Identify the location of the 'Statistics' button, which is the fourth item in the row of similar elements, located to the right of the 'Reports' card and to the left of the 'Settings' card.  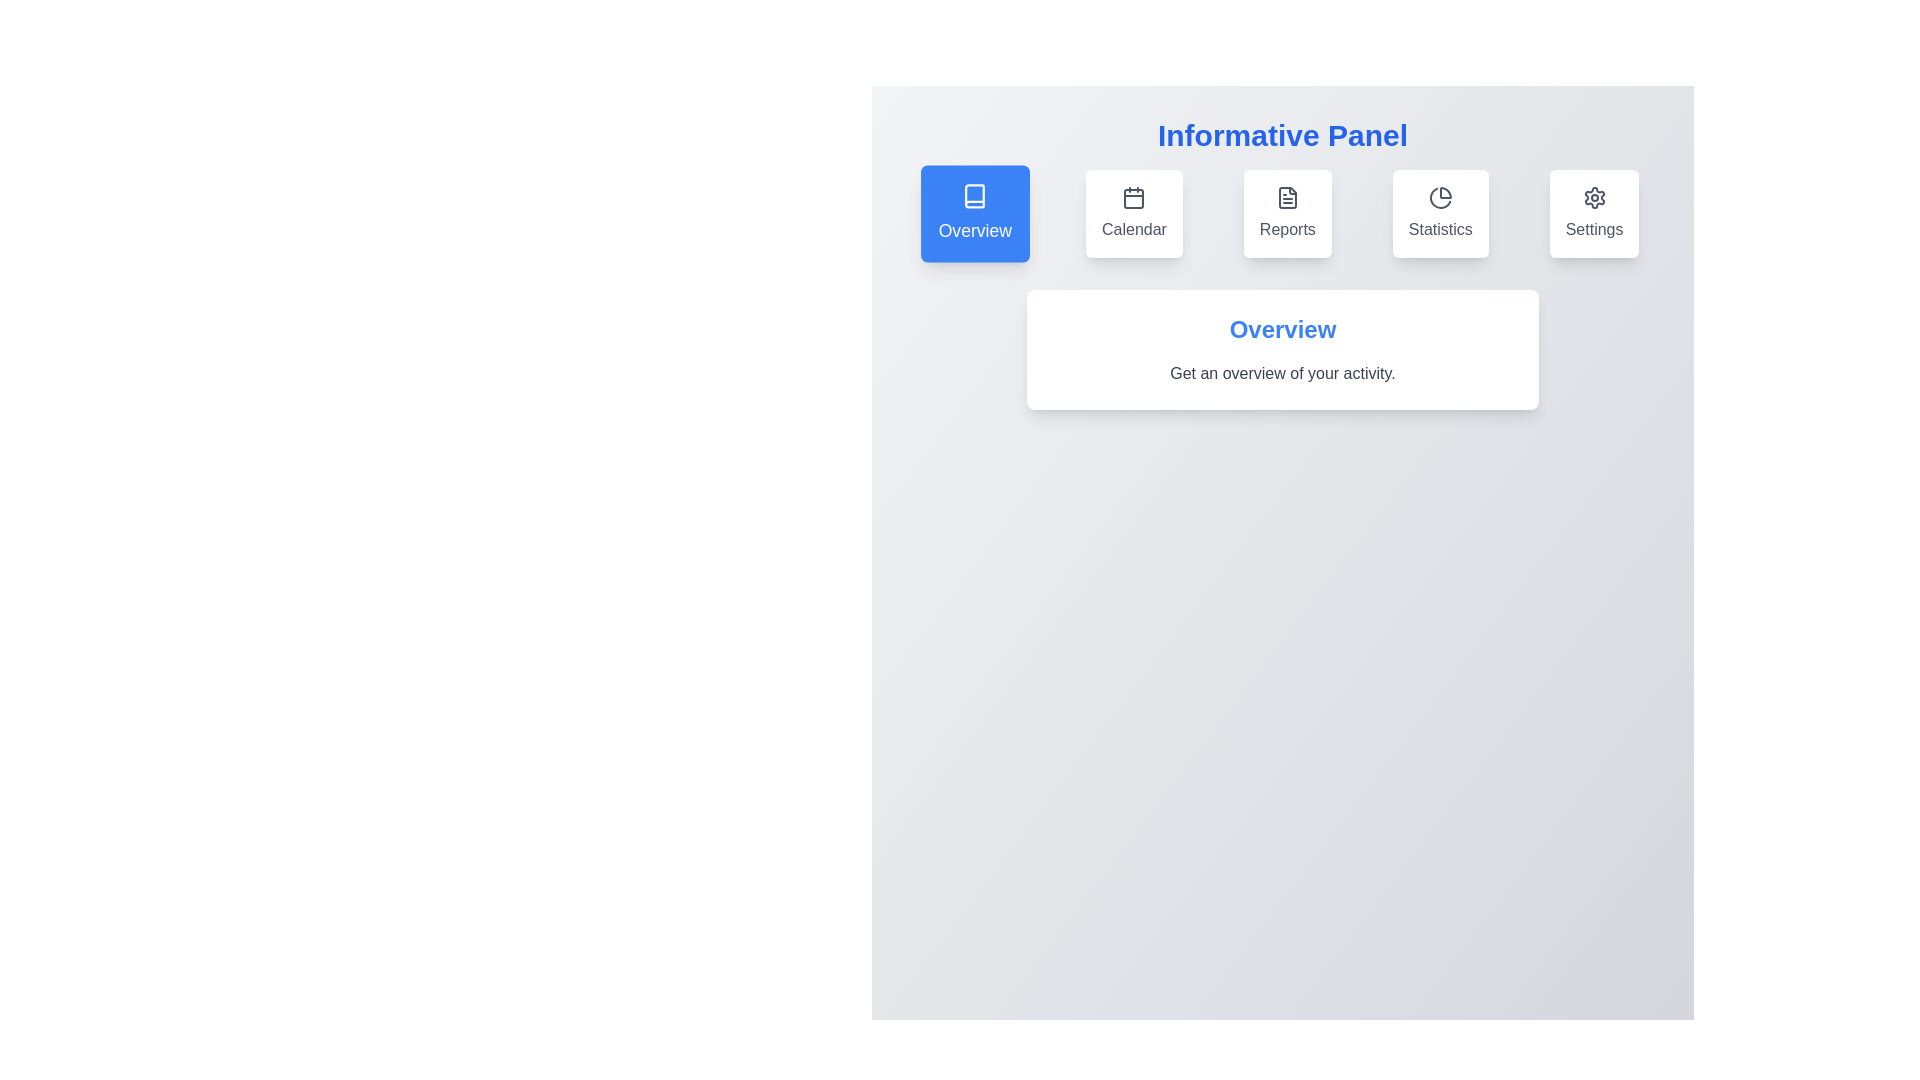
(1440, 213).